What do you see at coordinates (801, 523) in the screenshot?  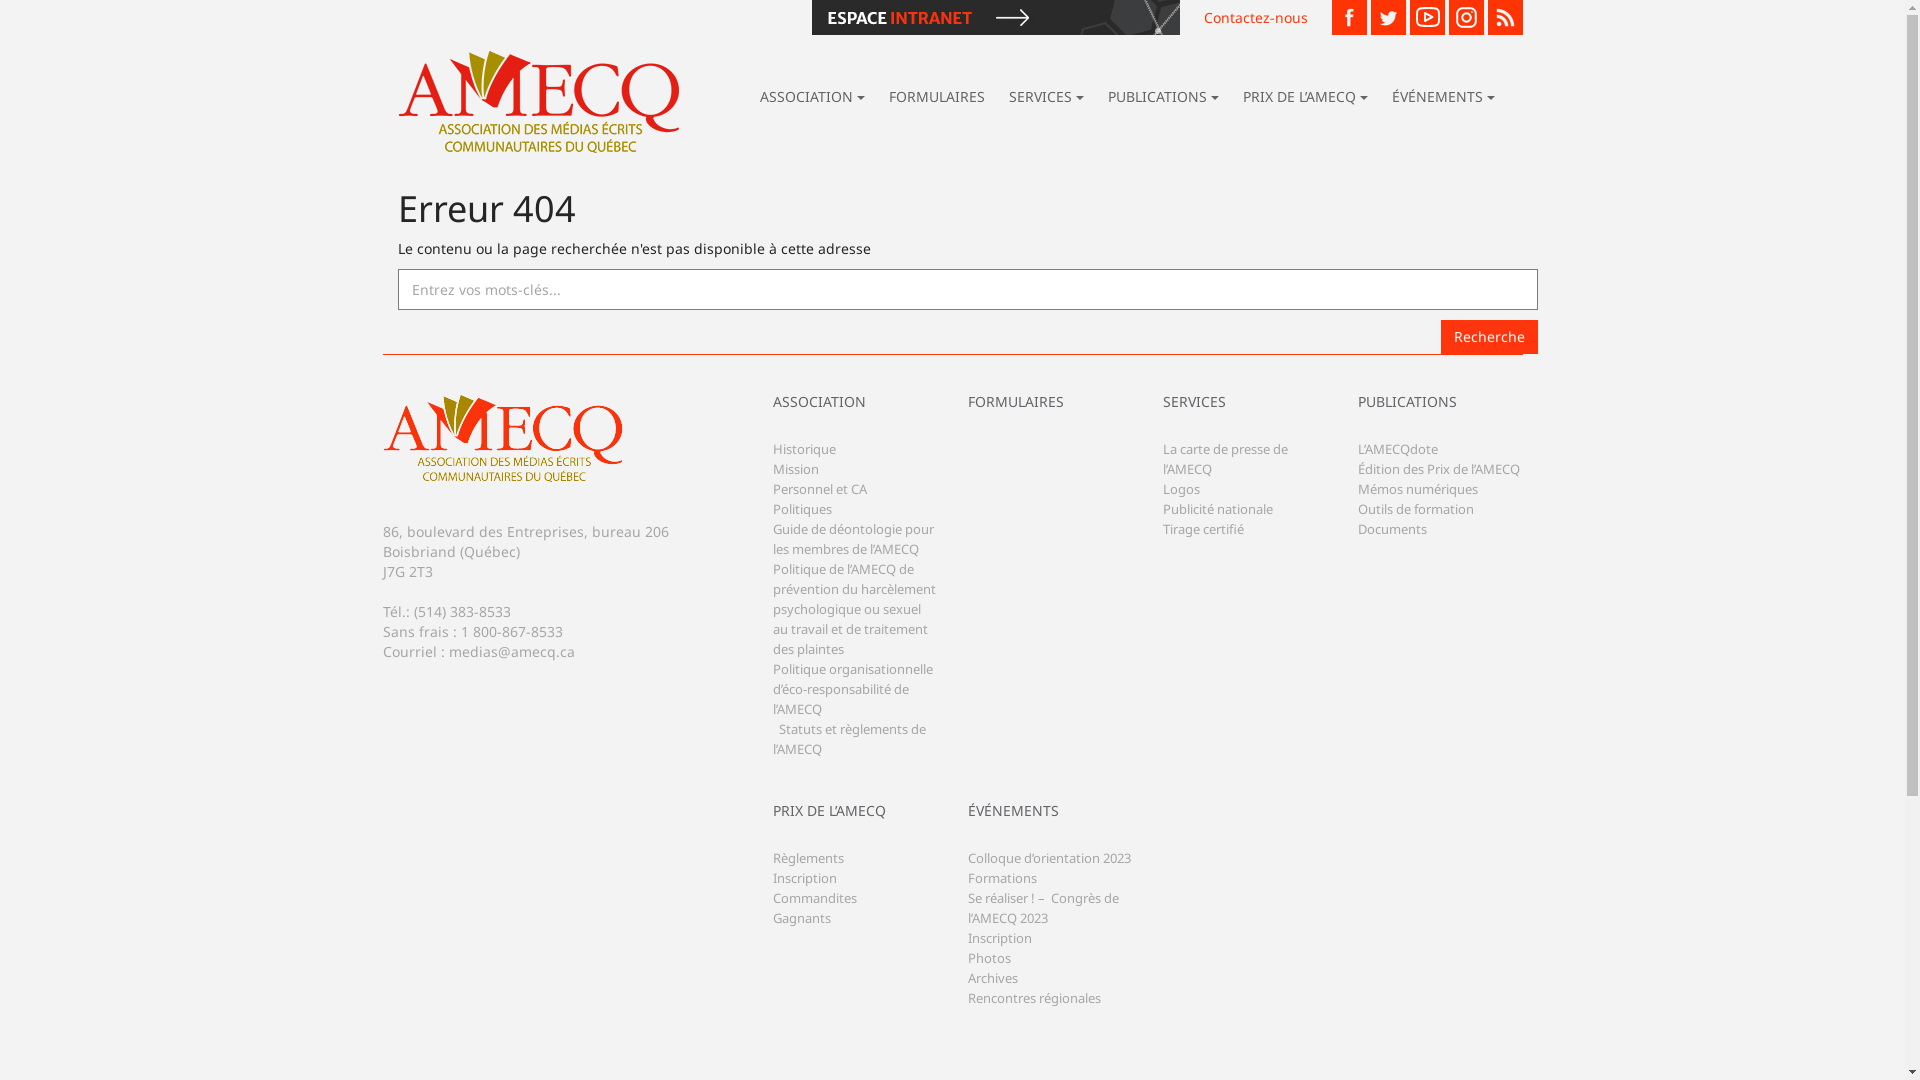 I see `'Politiques'` at bounding box center [801, 523].